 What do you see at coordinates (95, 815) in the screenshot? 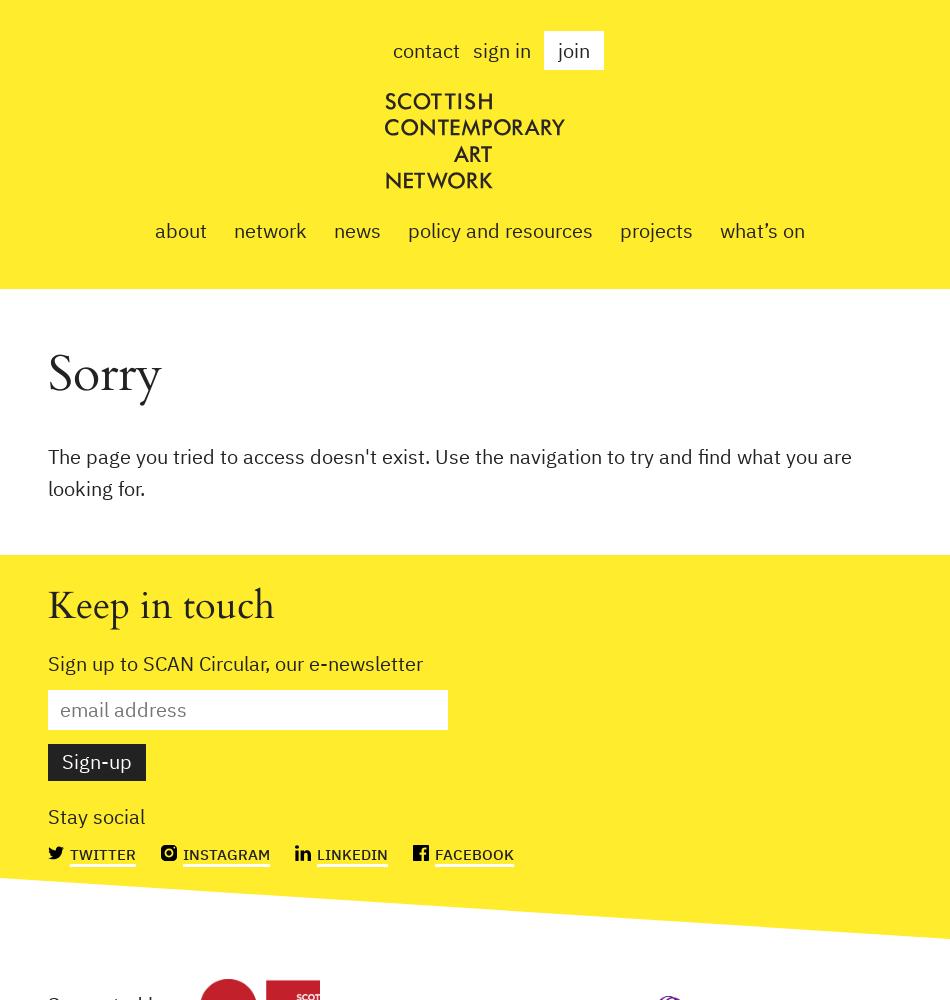
I see `'Stay social'` at bounding box center [95, 815].